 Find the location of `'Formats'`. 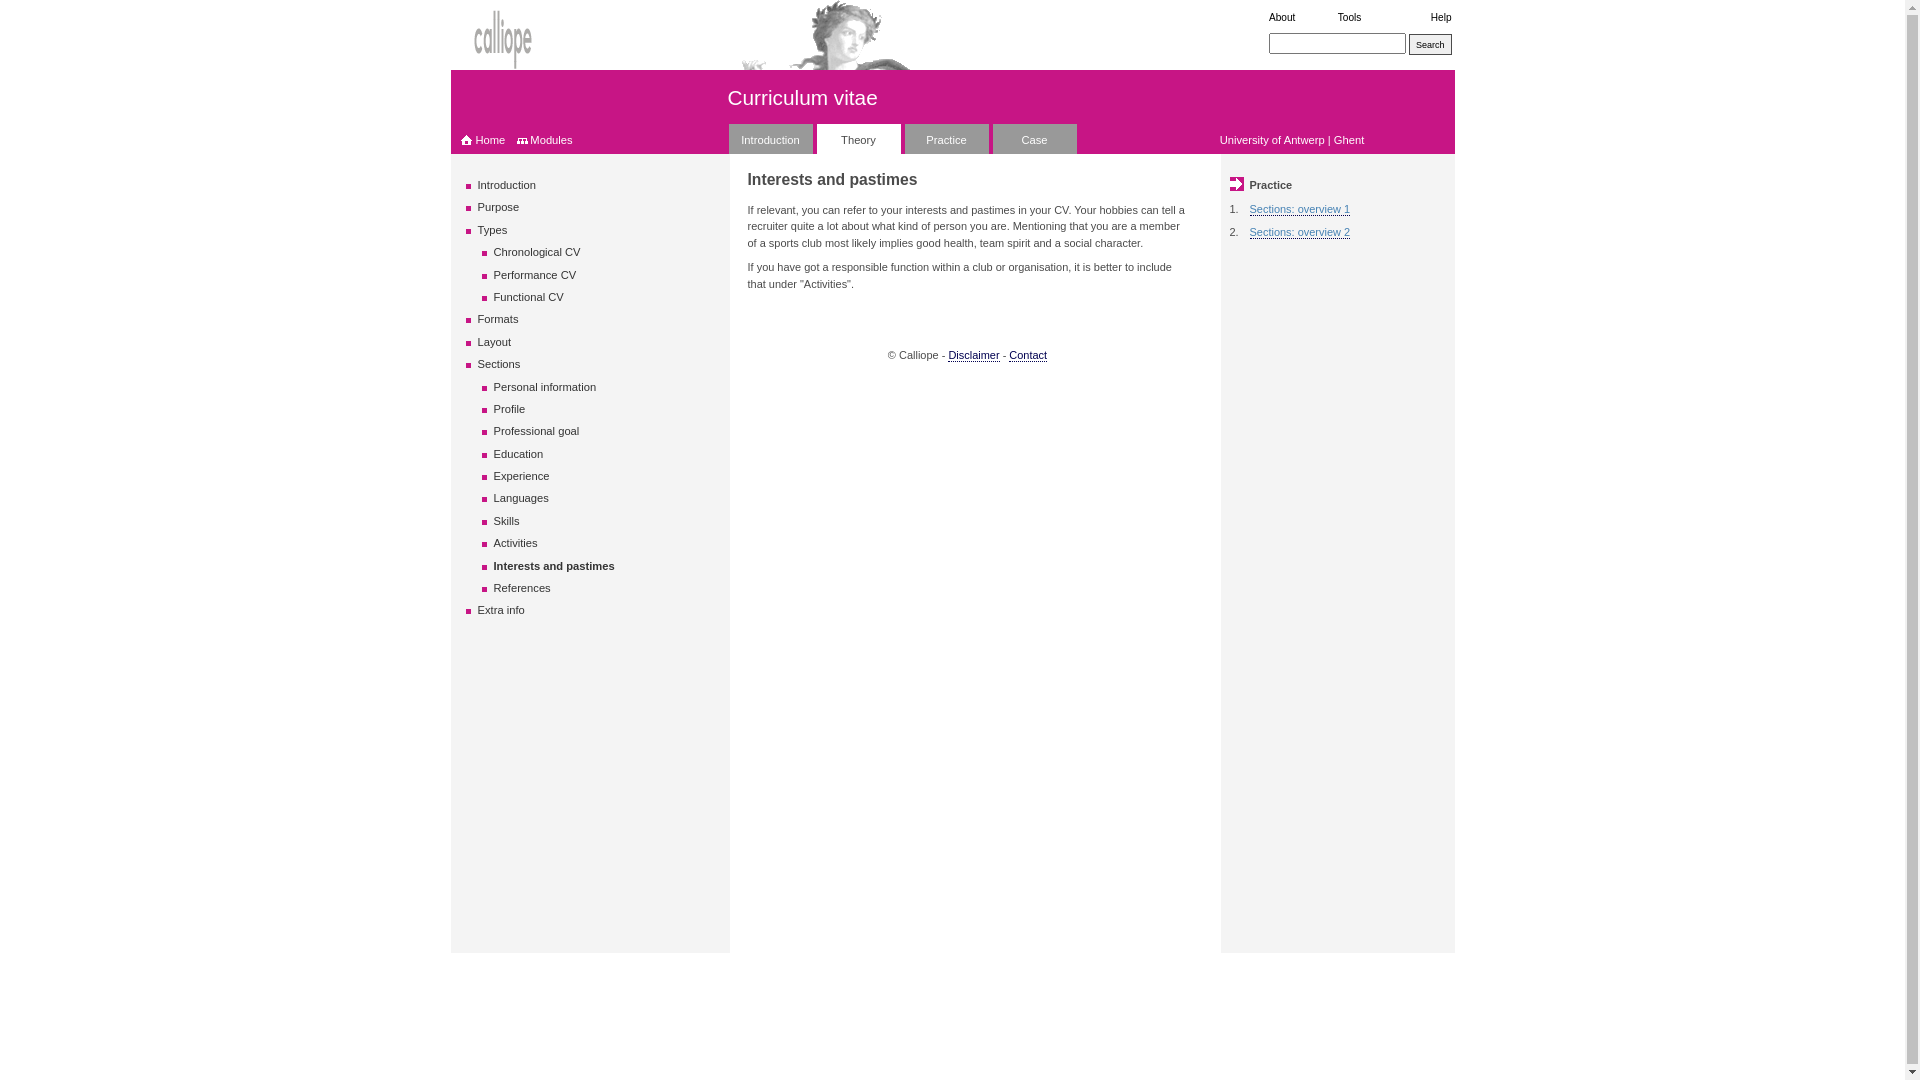

'Formats' is located at coordinates (498, 318).